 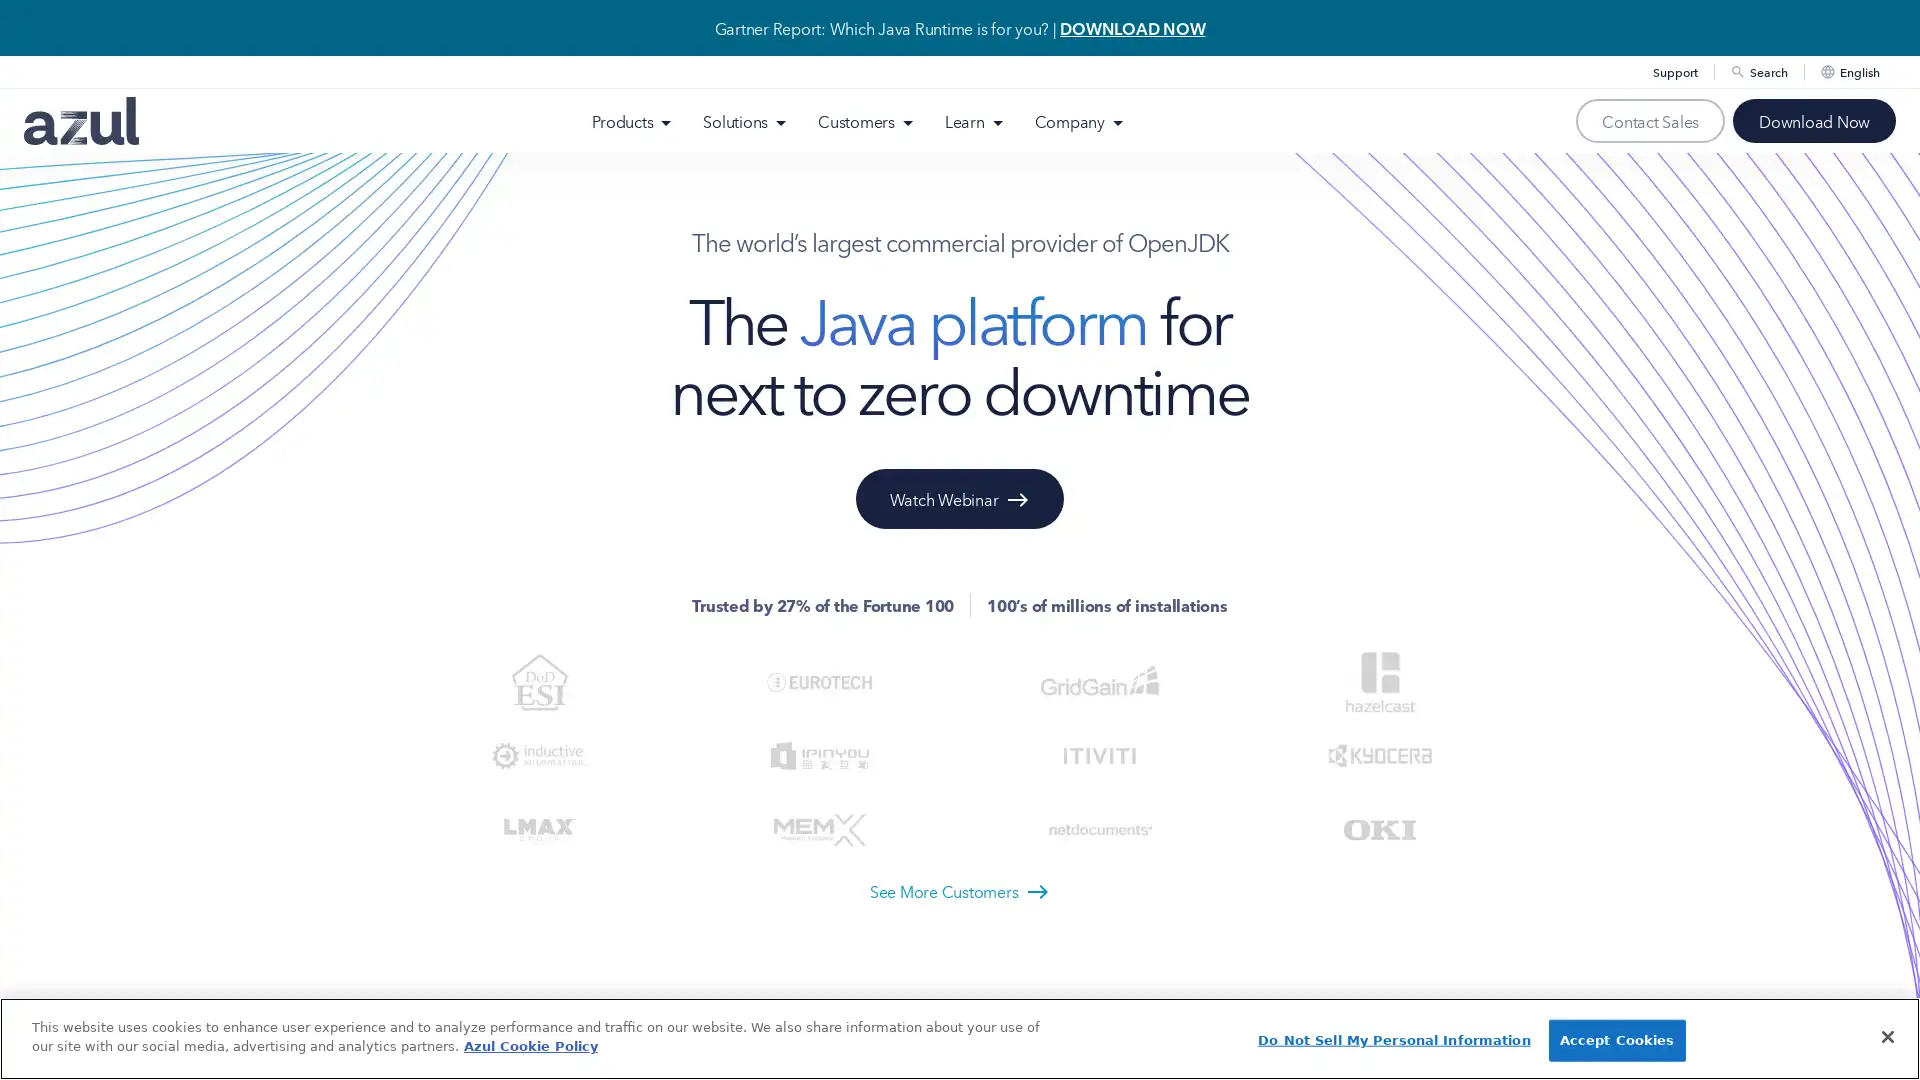 What do you see at coordinates (1616, 1039) in the screenshot?
I see `Accept Cookies` at bounding box center [1616, 1039].